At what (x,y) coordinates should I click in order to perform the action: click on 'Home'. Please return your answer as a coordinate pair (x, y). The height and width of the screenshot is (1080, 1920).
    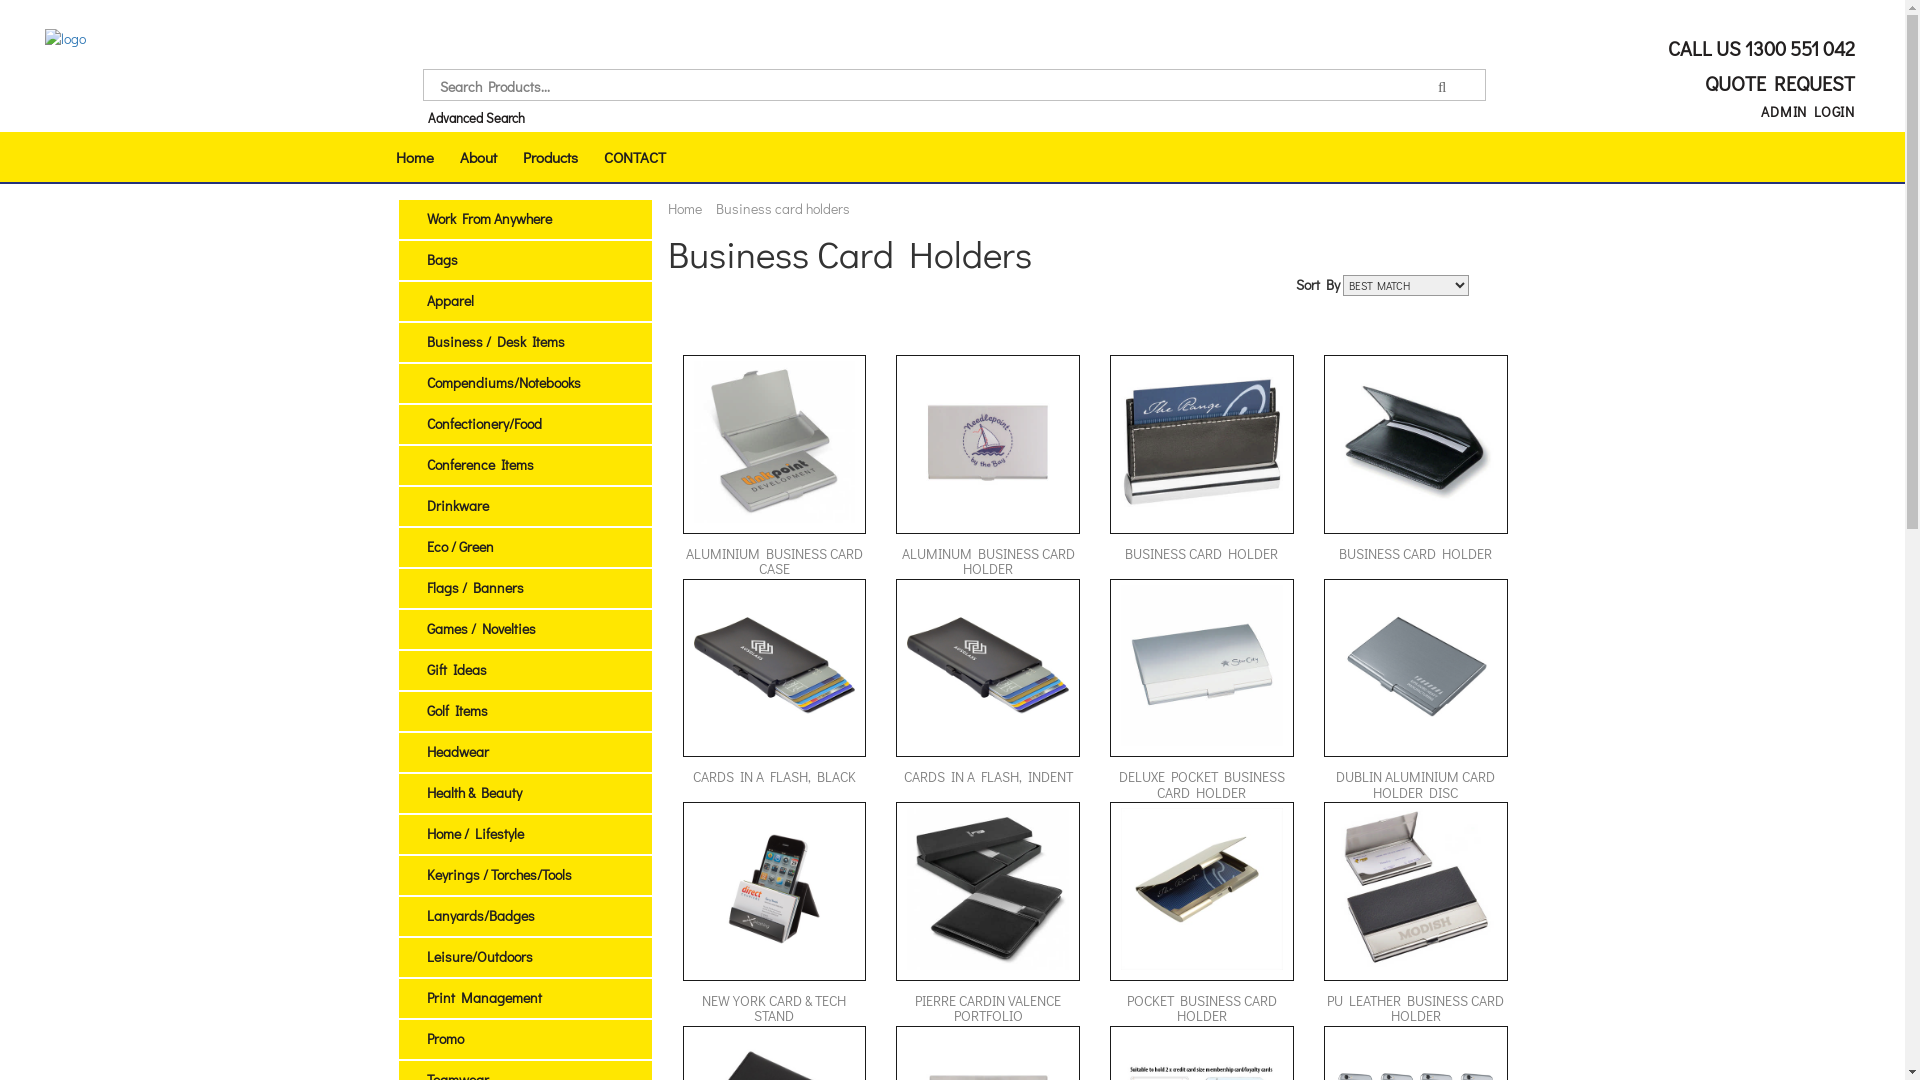
    Looking at the image, I should click on (412, 156).